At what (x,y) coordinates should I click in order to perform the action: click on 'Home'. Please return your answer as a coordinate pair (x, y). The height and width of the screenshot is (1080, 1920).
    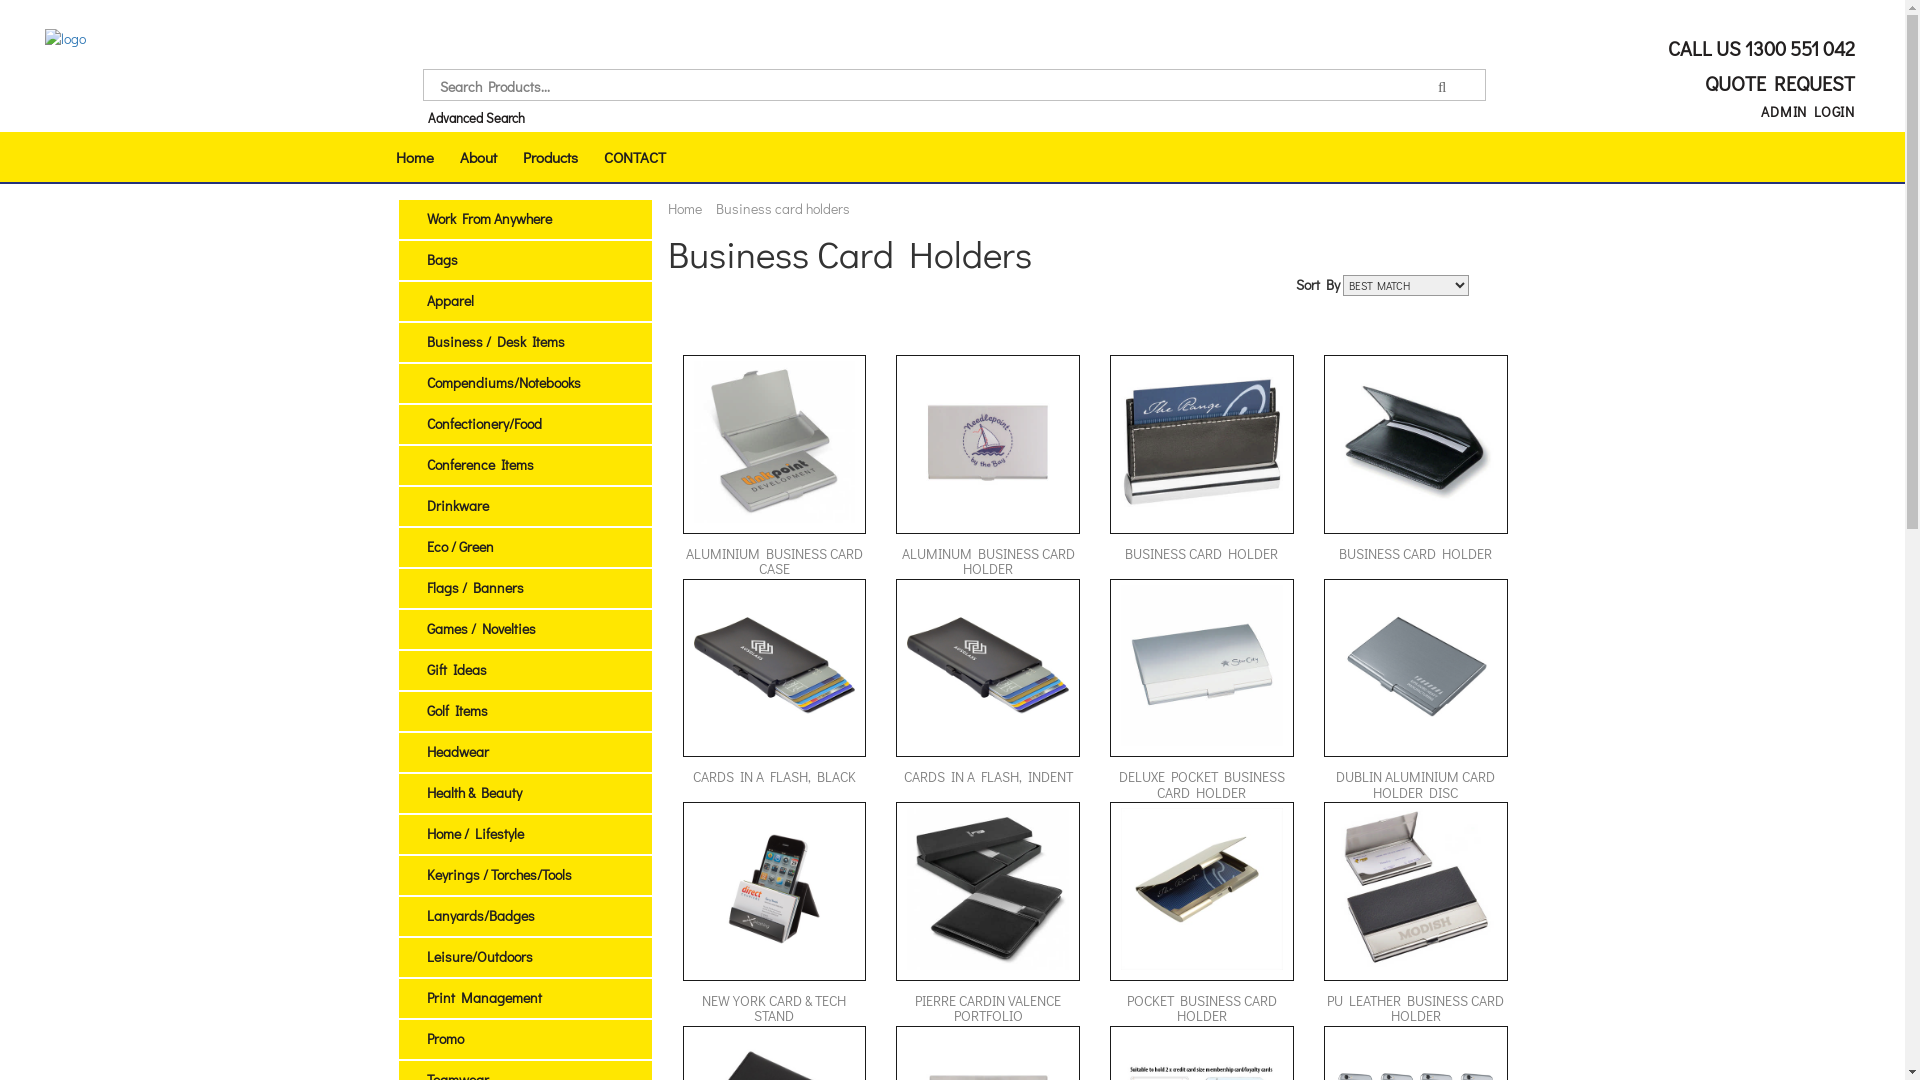
    Looking at the image, I should click on (412, 156).